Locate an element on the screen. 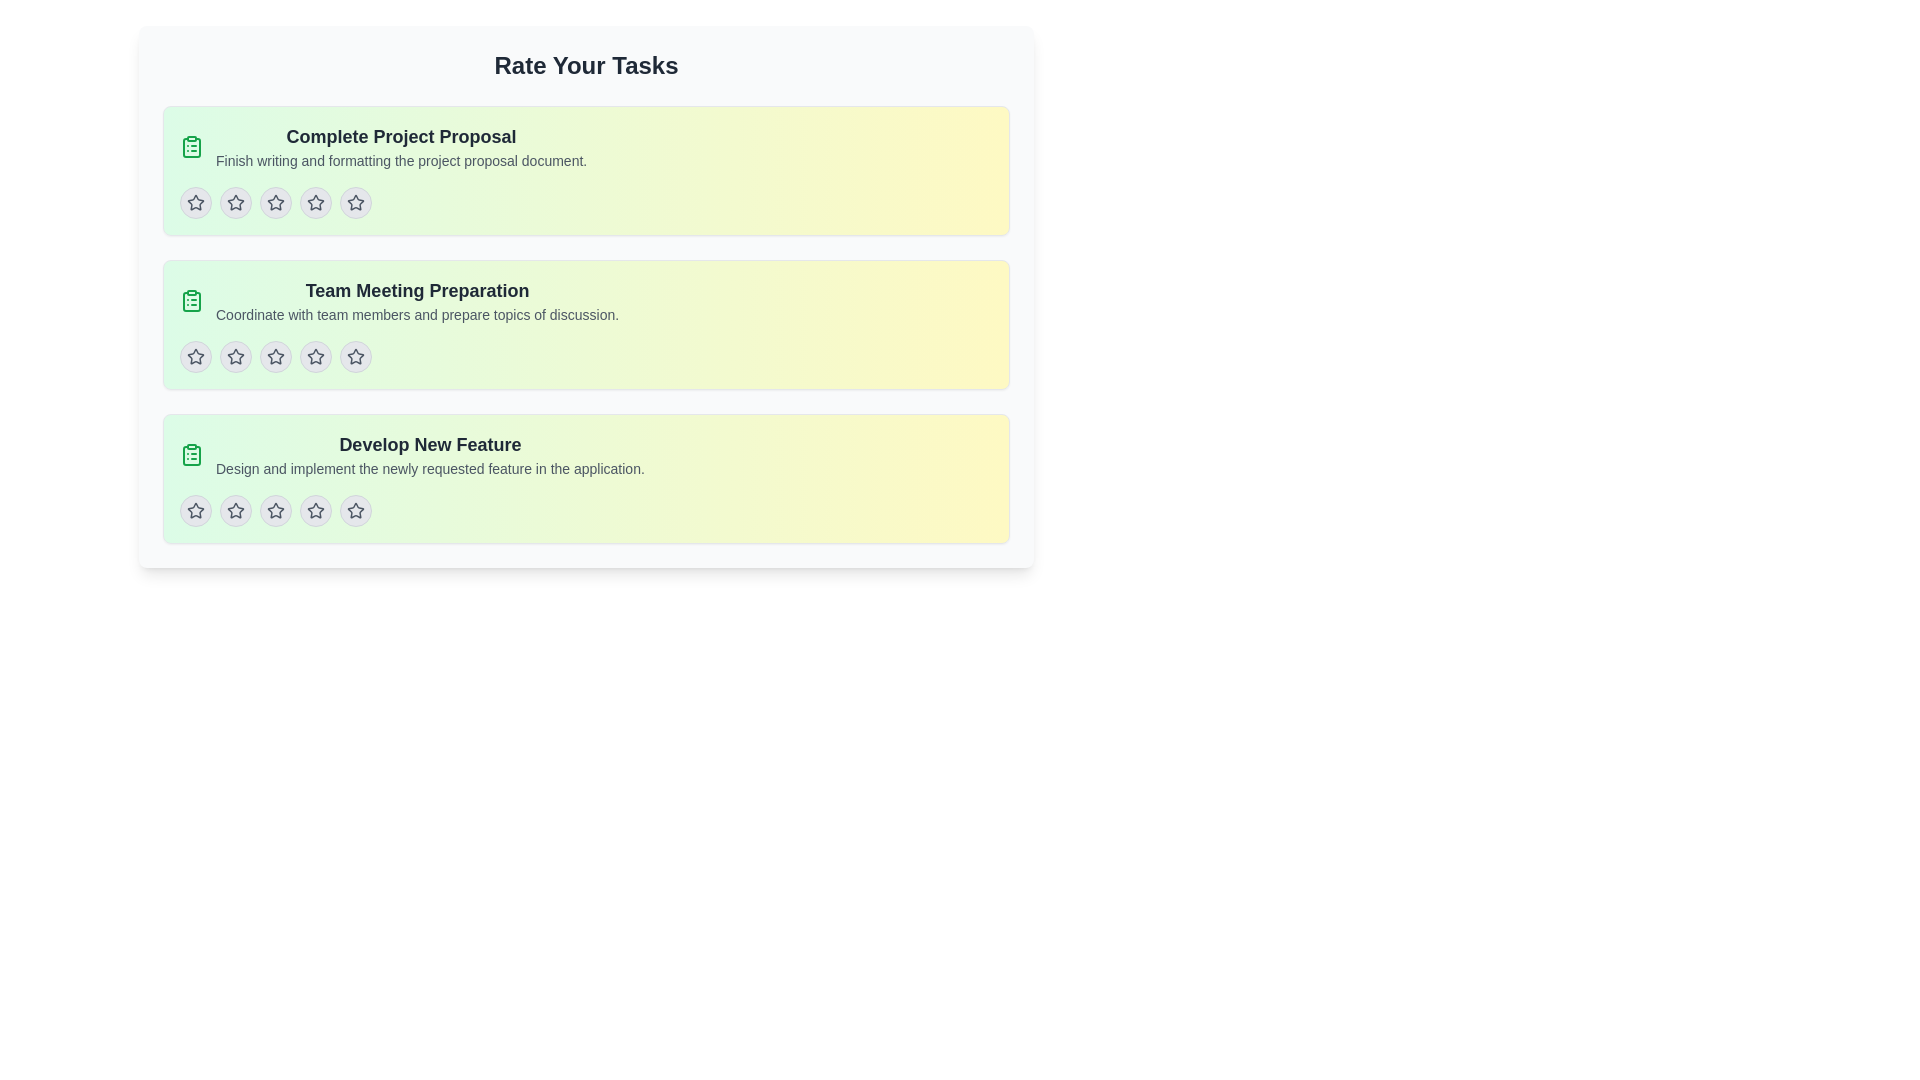 The height and width of the screenshot is (1080, 1920). the fourth star icon in the horizontal row of five icons to rate the task 'Develop New Feature' is located at coordinates (274, 509).